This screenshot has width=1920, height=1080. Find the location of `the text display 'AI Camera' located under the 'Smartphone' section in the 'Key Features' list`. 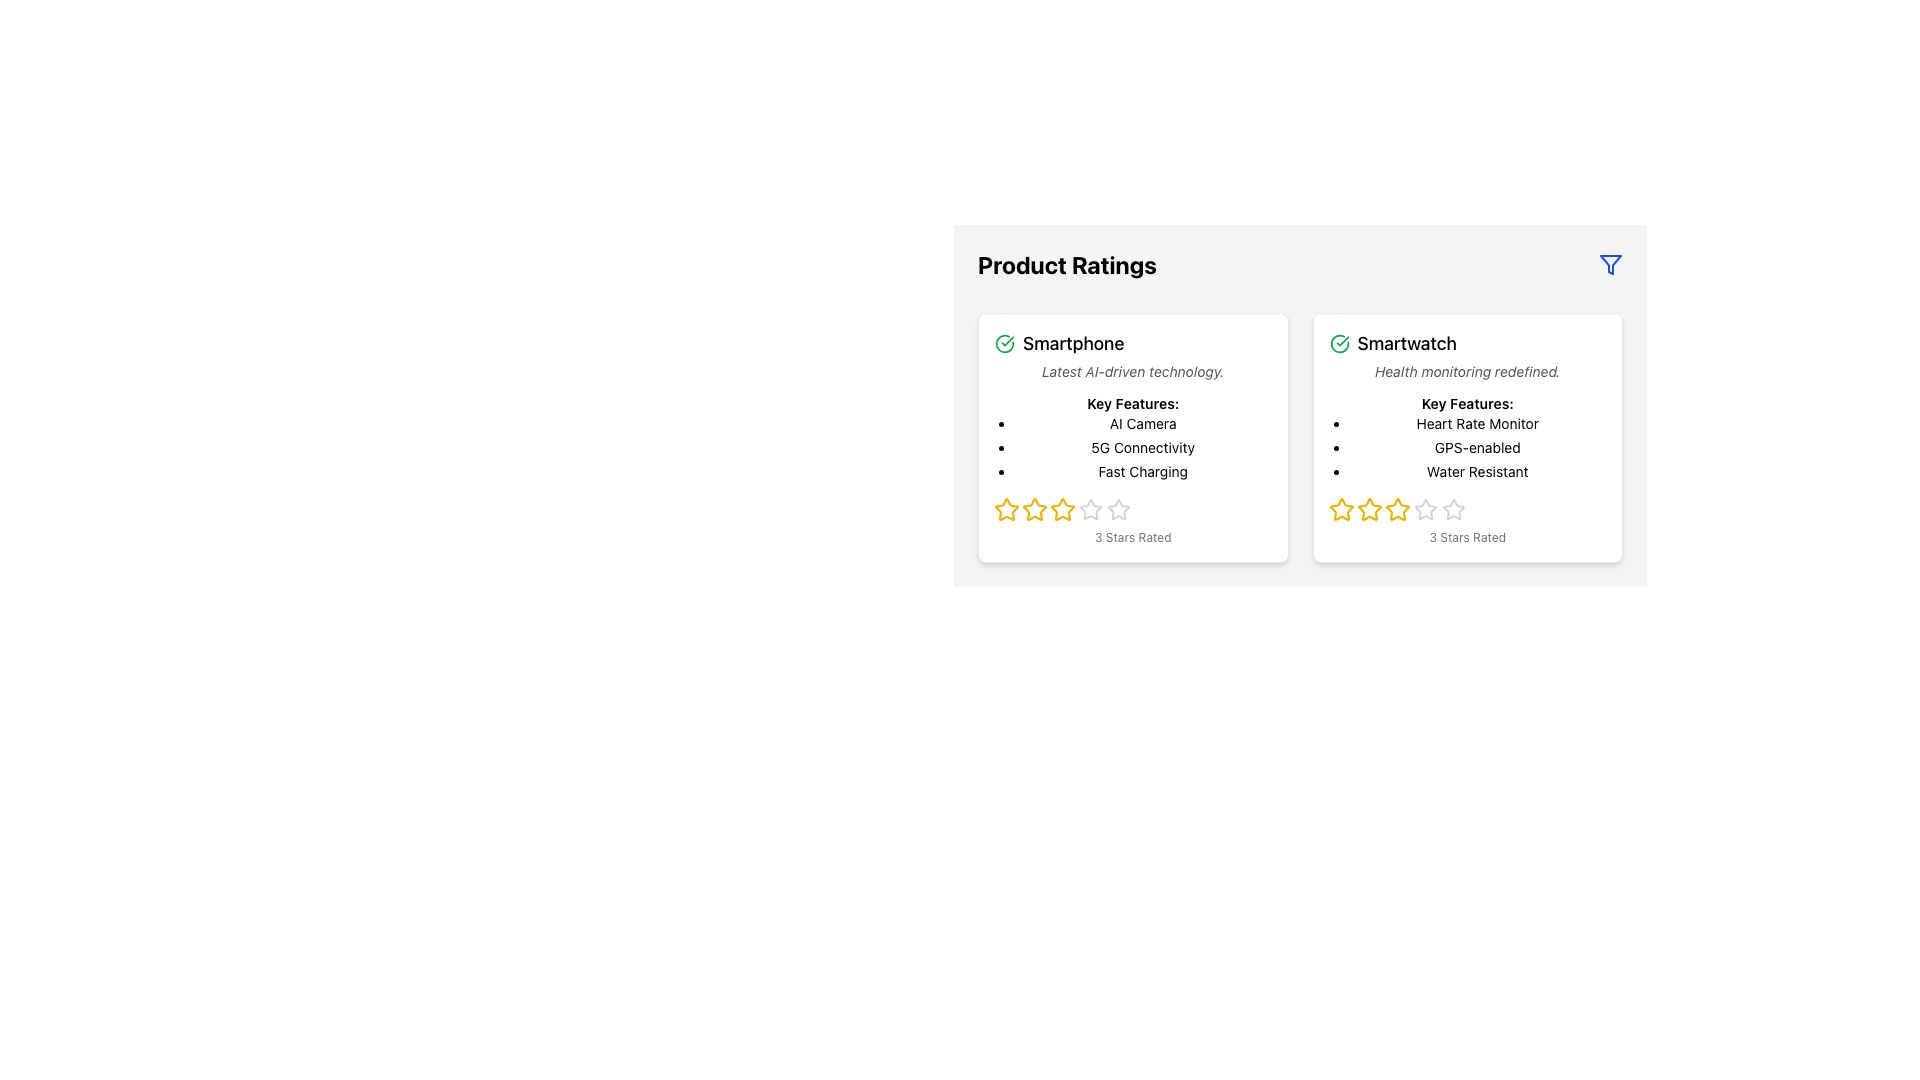

the text display 'AI Camera' located under the 'Smartphone' section in the 'Key Features' list is located at coordinates (1143, 423).